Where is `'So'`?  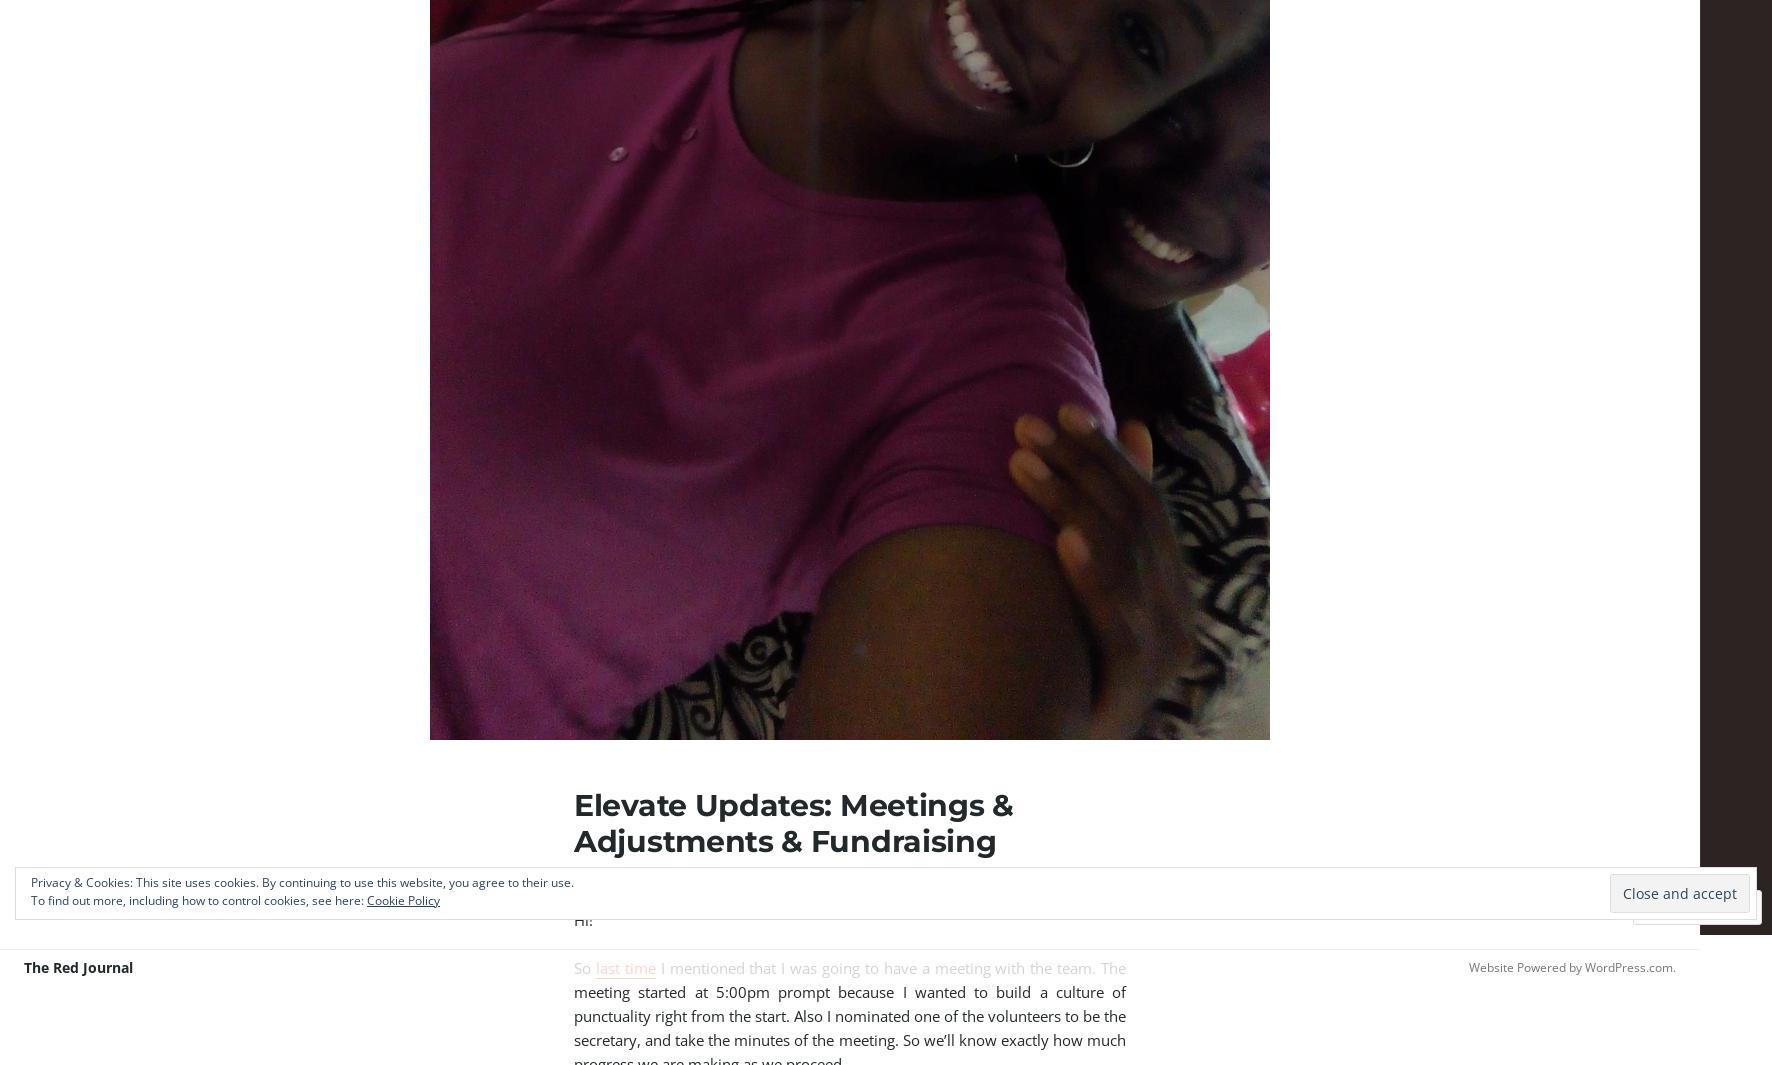 'So' is located at coordinates (584, 967).